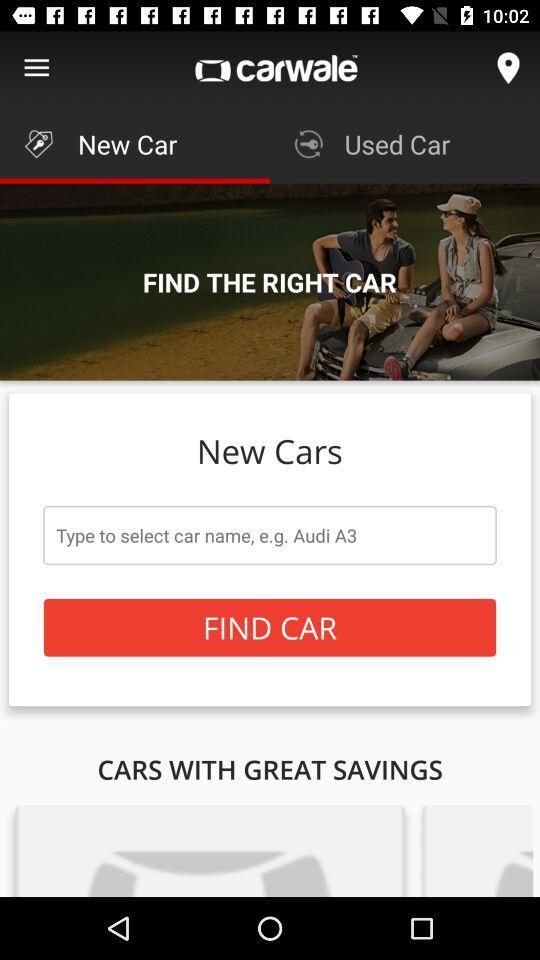 The height and width of the screenshot is (960, 540). Describe the element at coordinates (270, 534) in the screenshot. I see `type search` at that location.